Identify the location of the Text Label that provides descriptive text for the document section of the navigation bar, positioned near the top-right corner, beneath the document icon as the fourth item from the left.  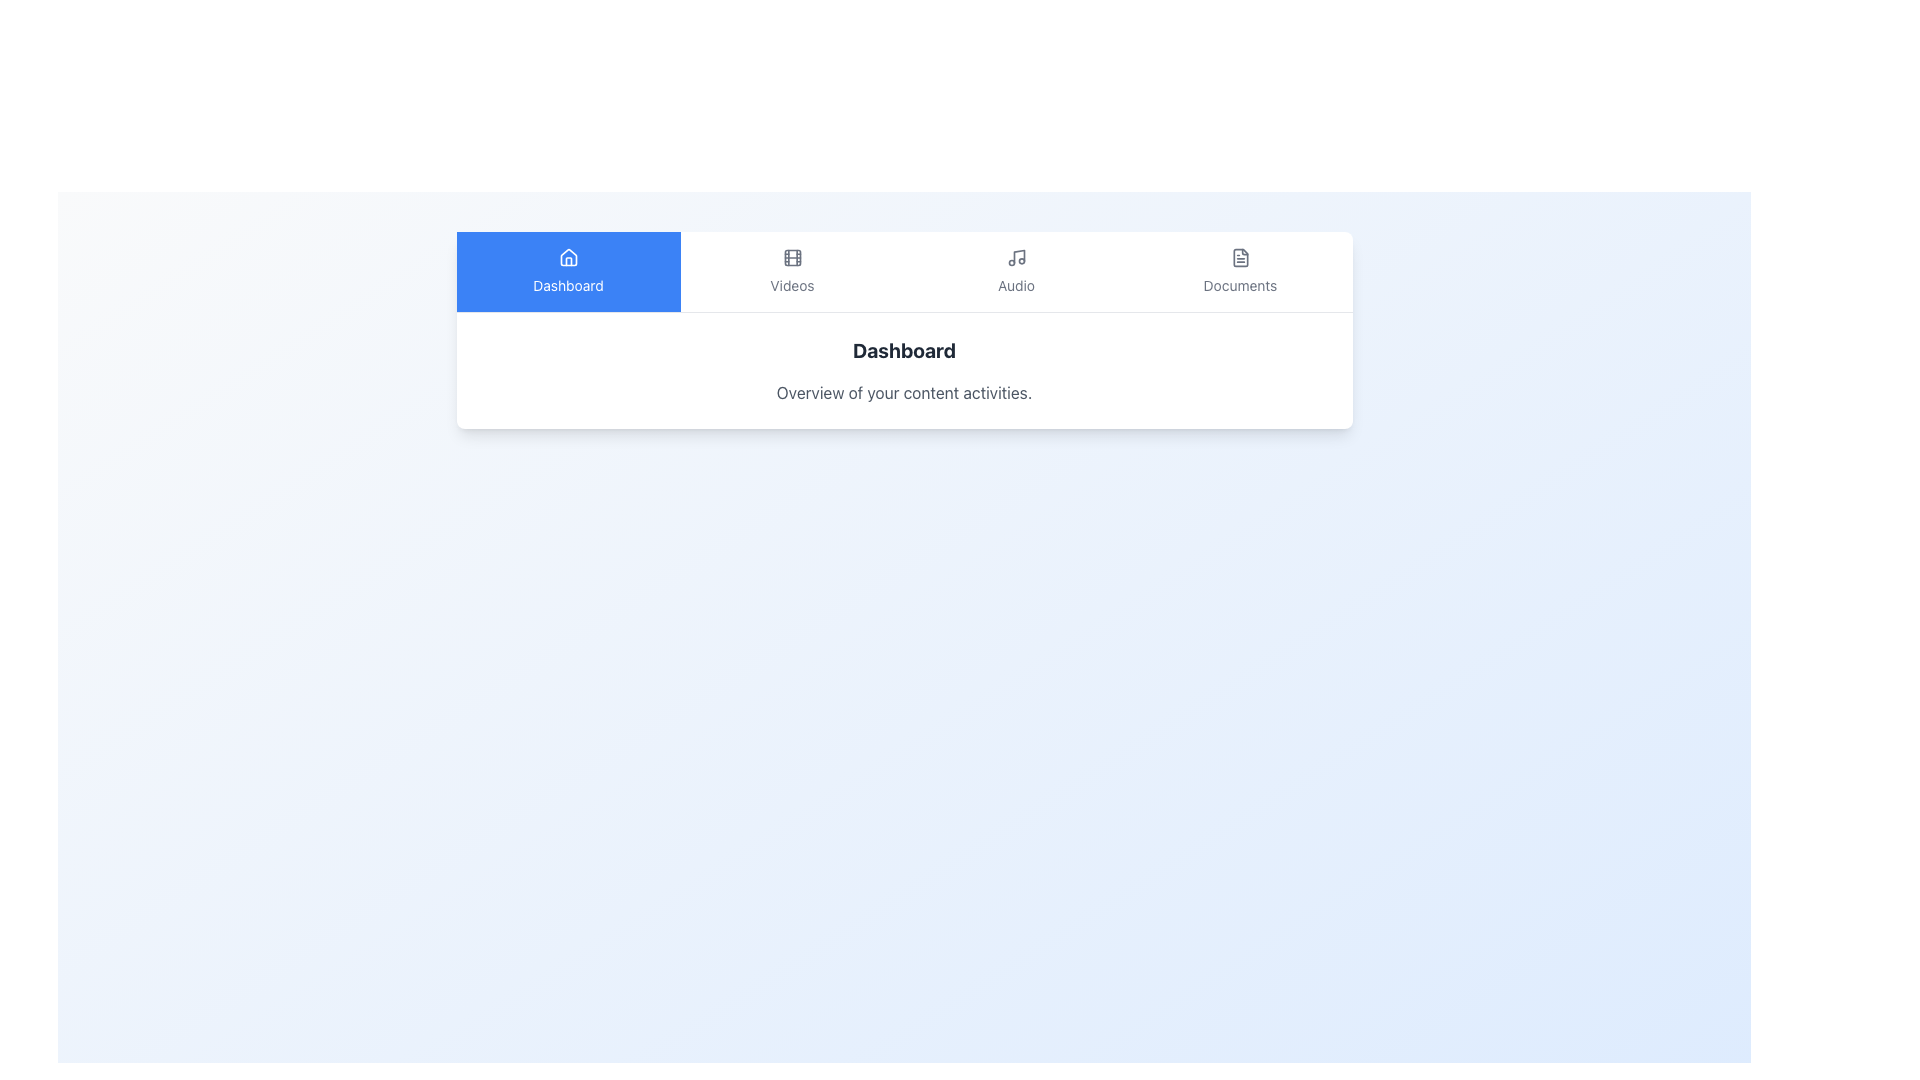
(1239, 285).